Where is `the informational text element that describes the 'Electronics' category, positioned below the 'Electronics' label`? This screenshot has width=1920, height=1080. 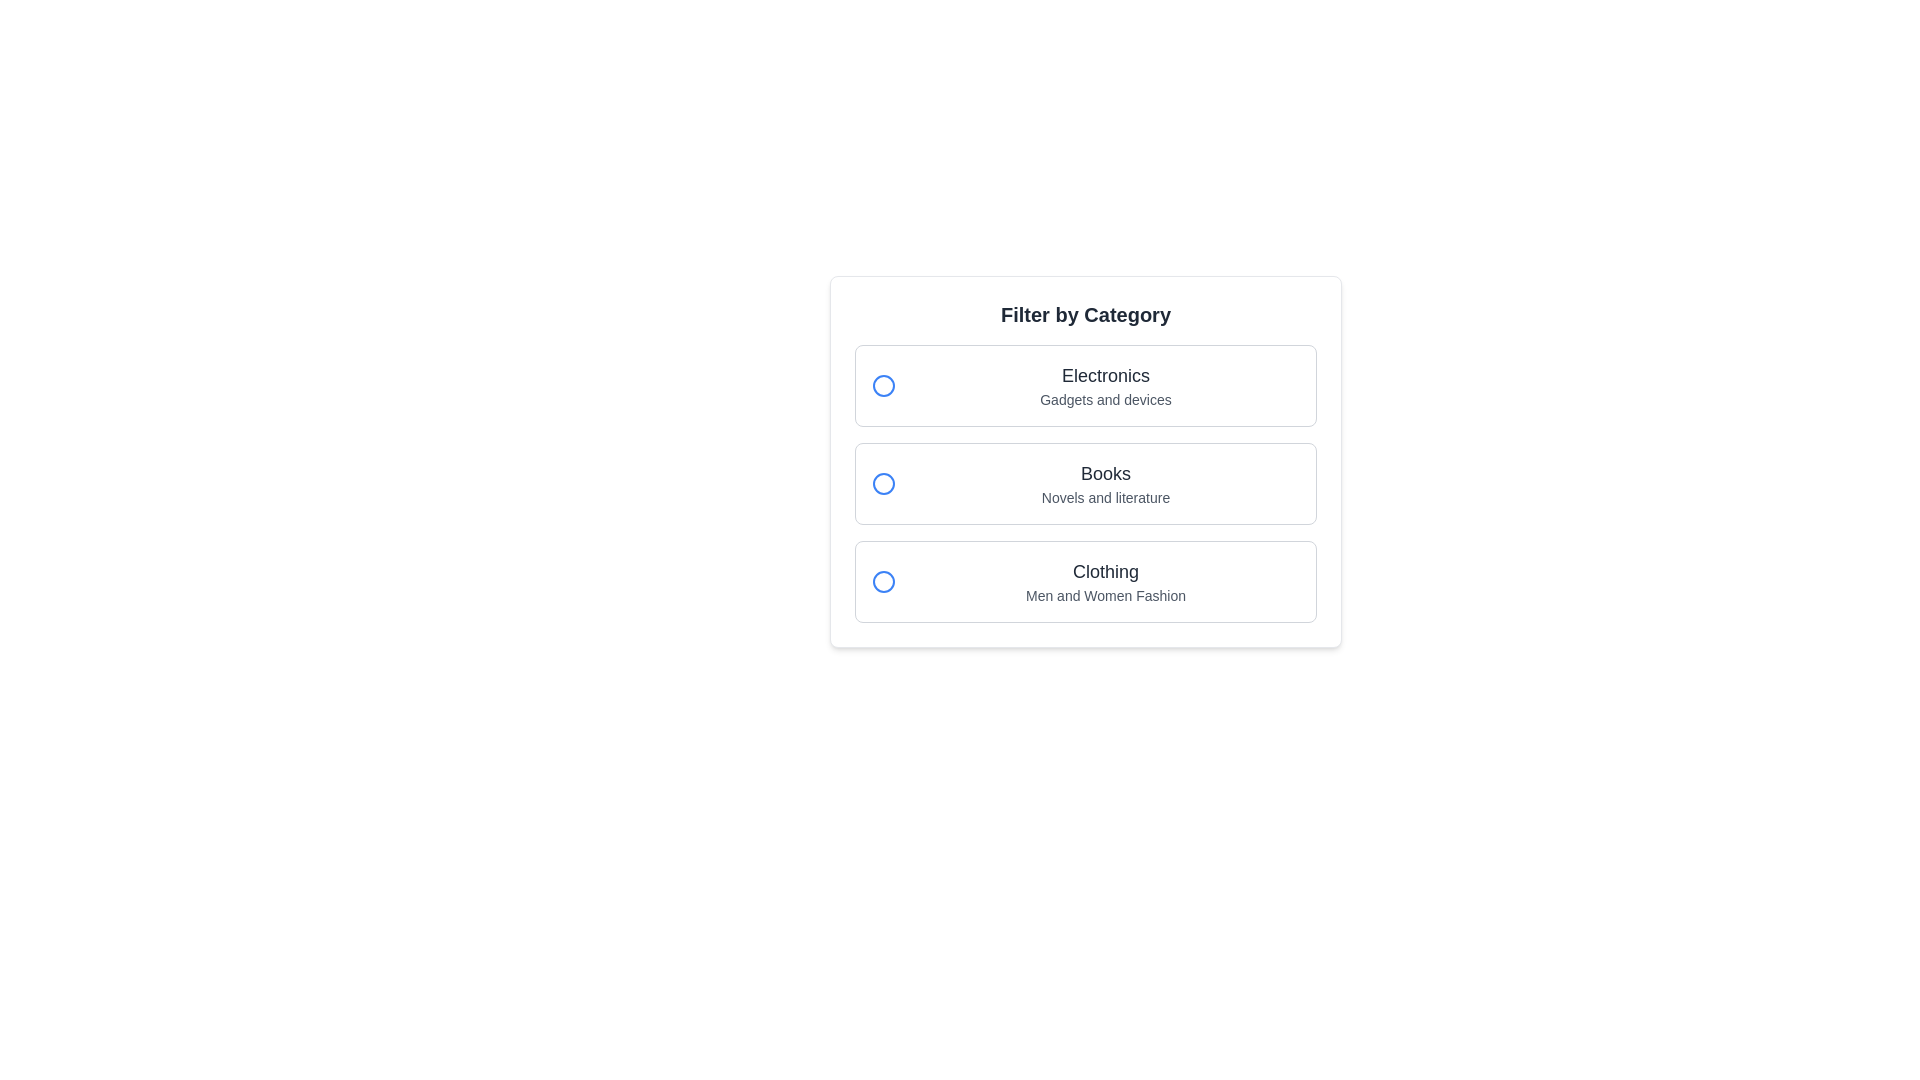 the informational text element that describes the 'Electronics' category, positioned below the 'Electronics' label is located at coordinates (1104, 400).